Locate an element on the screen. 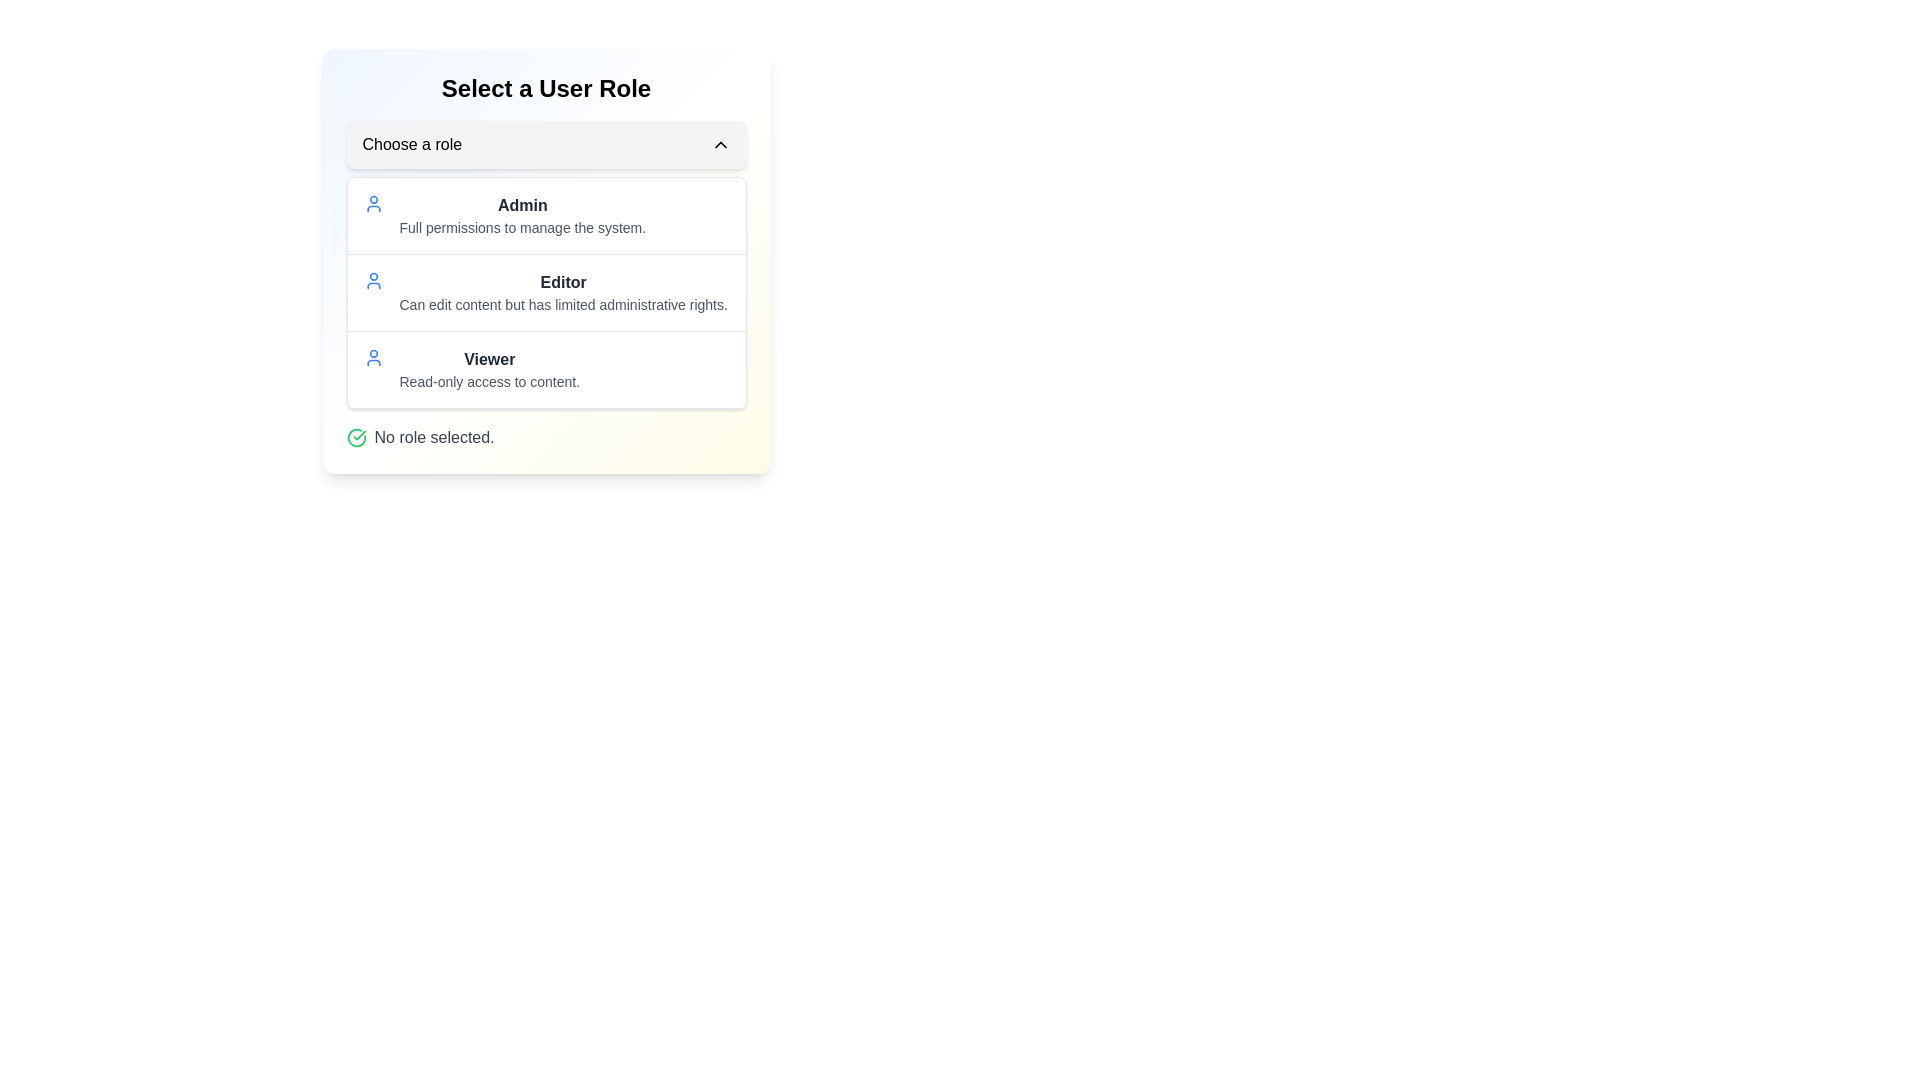 This screenshot has width=1920, height=1080. text contained within the first role description block titled 'Admin.' which includes the subtitle 'Full permissions to manage the system.' is located at coordinates (522, 216).